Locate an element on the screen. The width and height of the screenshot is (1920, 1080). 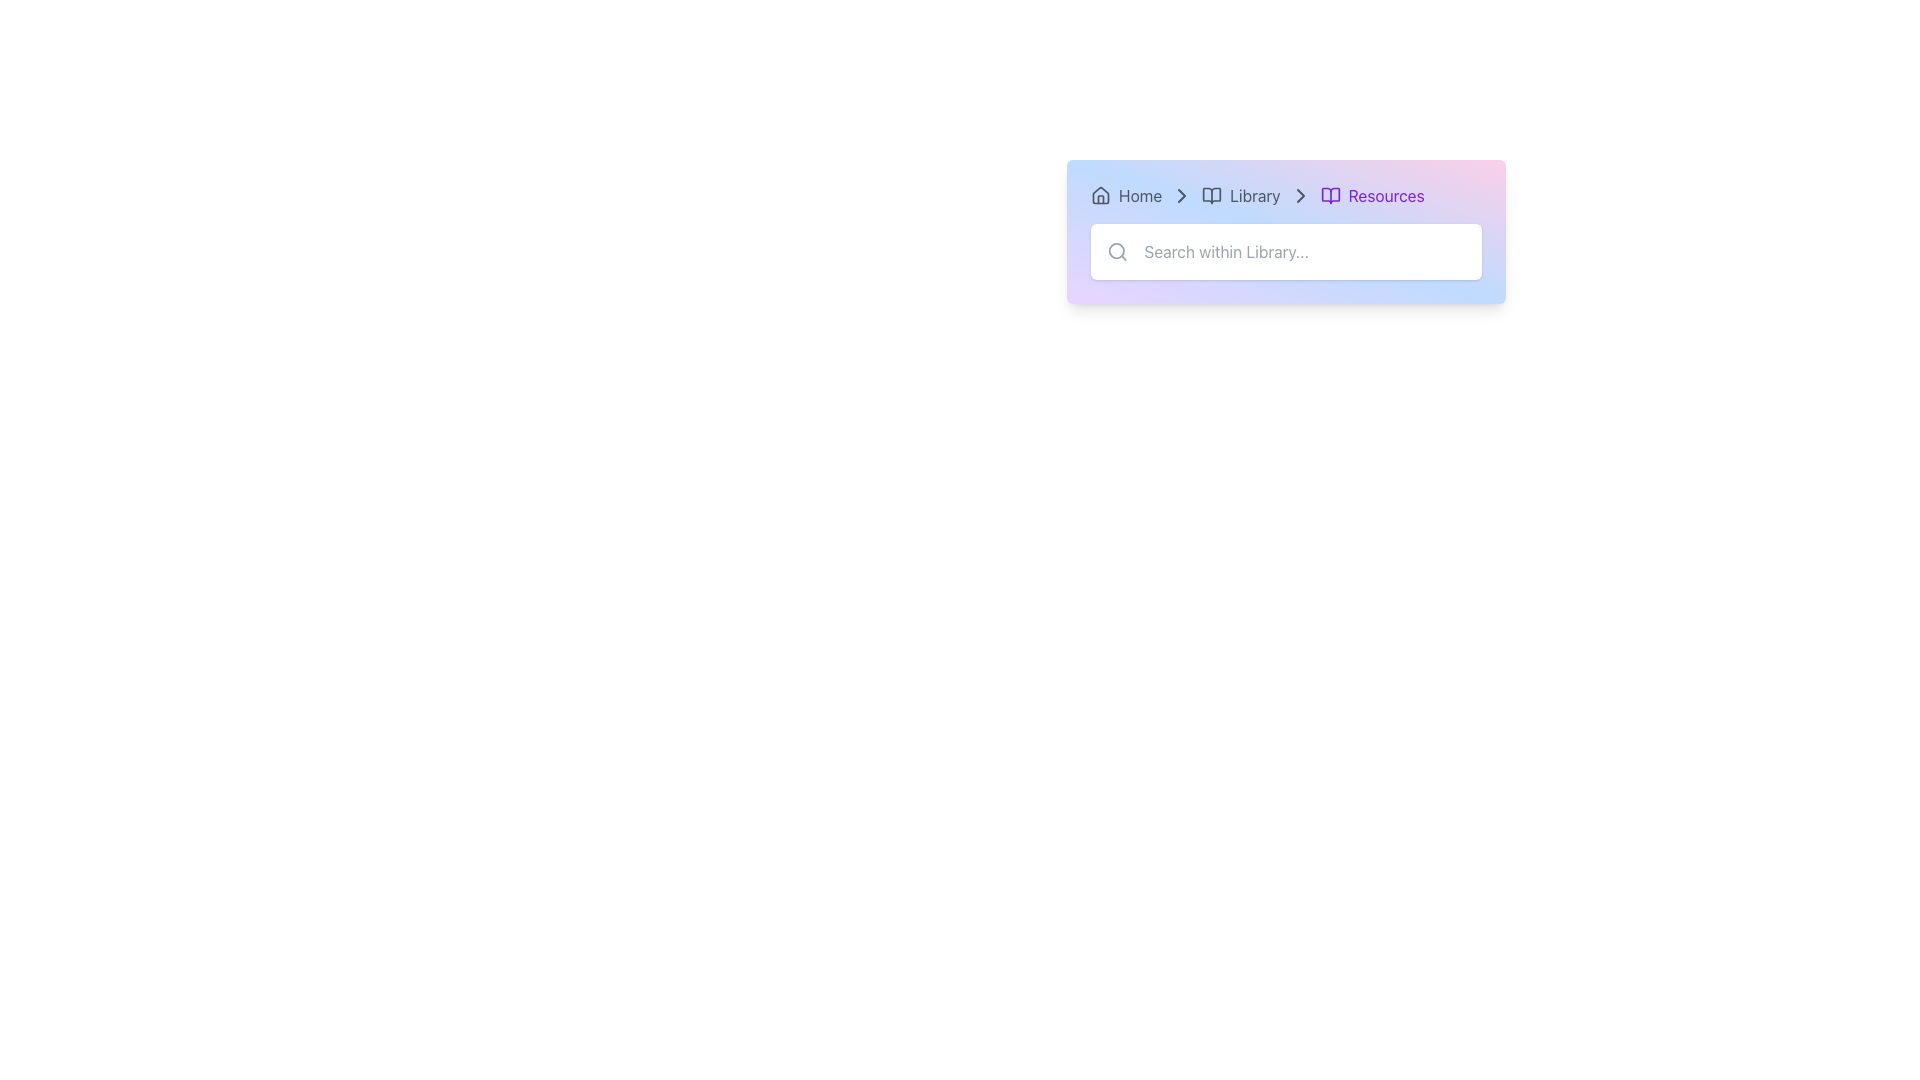
the stylized house icon located in the upper left corner of the navigation bar, which is part of the breadcrumb navigation labeled 'Home.' is located at coordinates (1099, 195).